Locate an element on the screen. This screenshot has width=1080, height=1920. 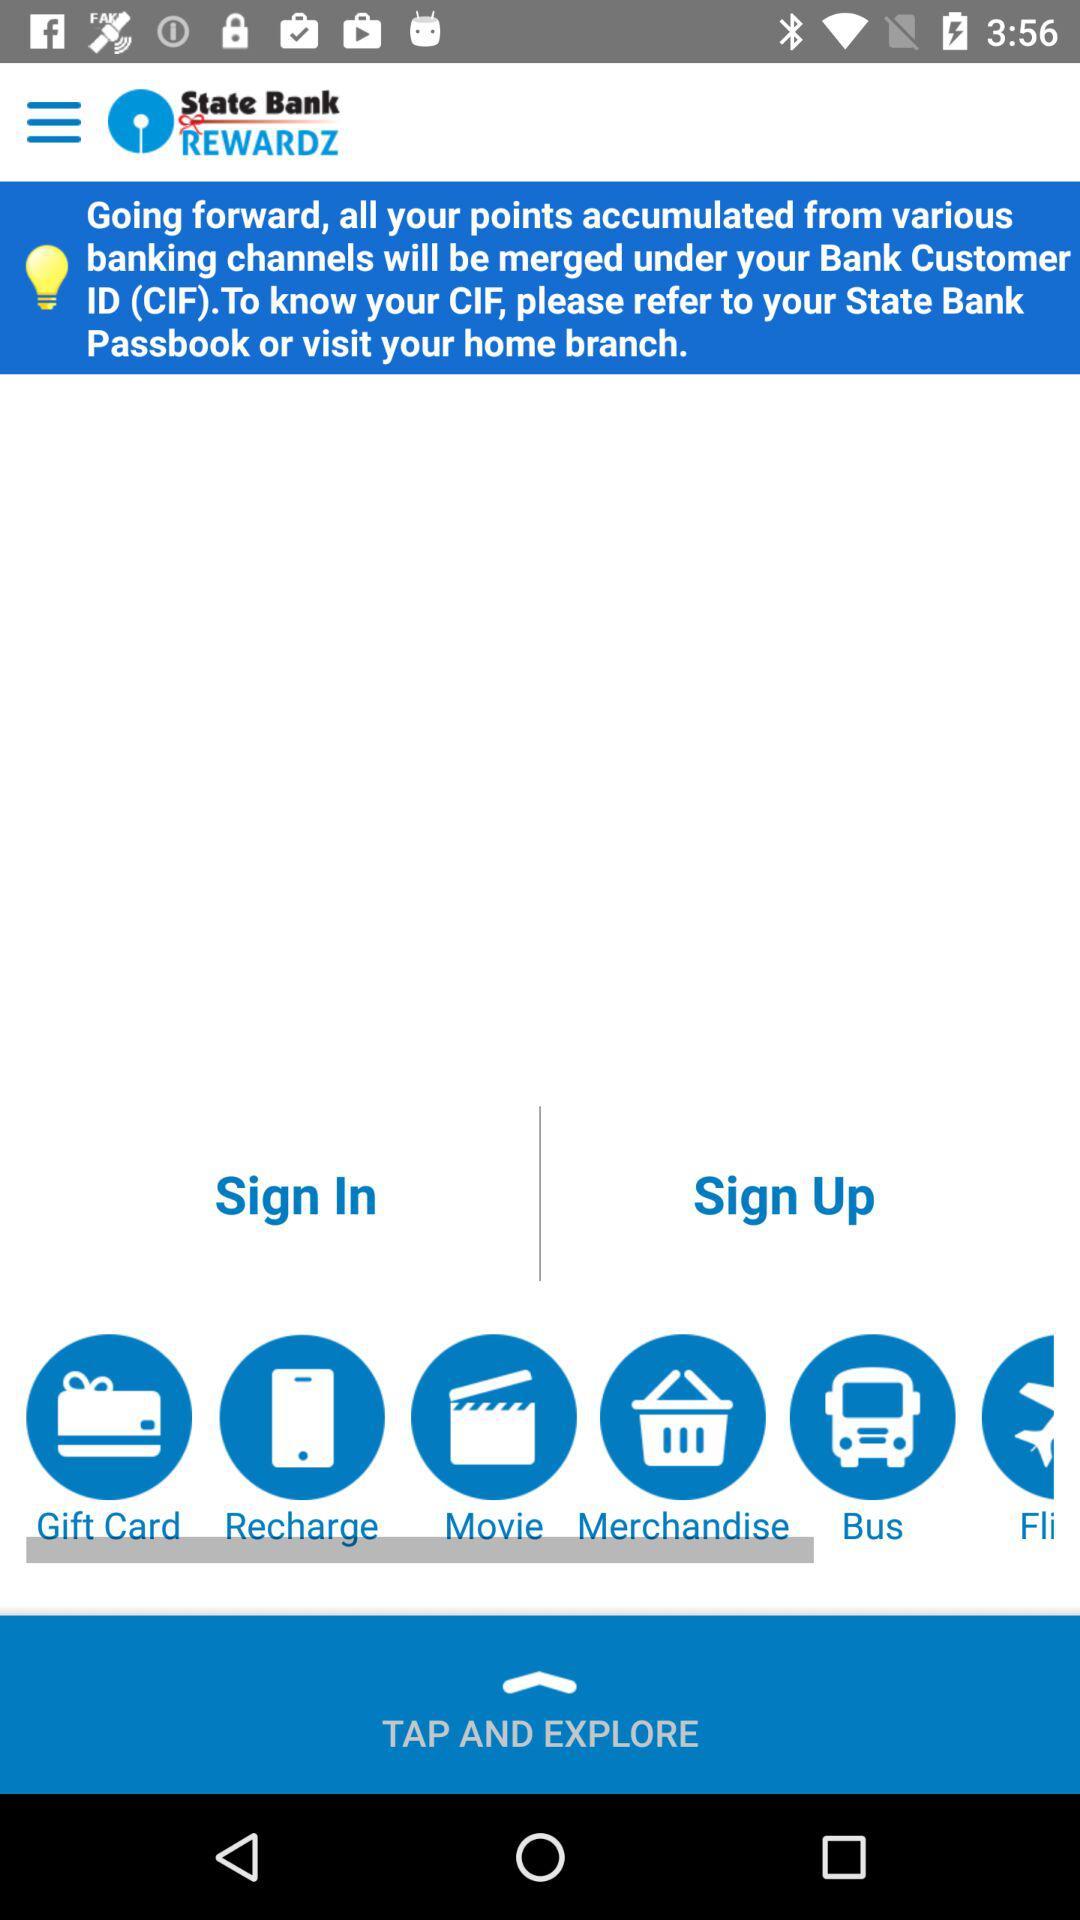
button above the tap and explore button is located at coordinates (109, 1441).